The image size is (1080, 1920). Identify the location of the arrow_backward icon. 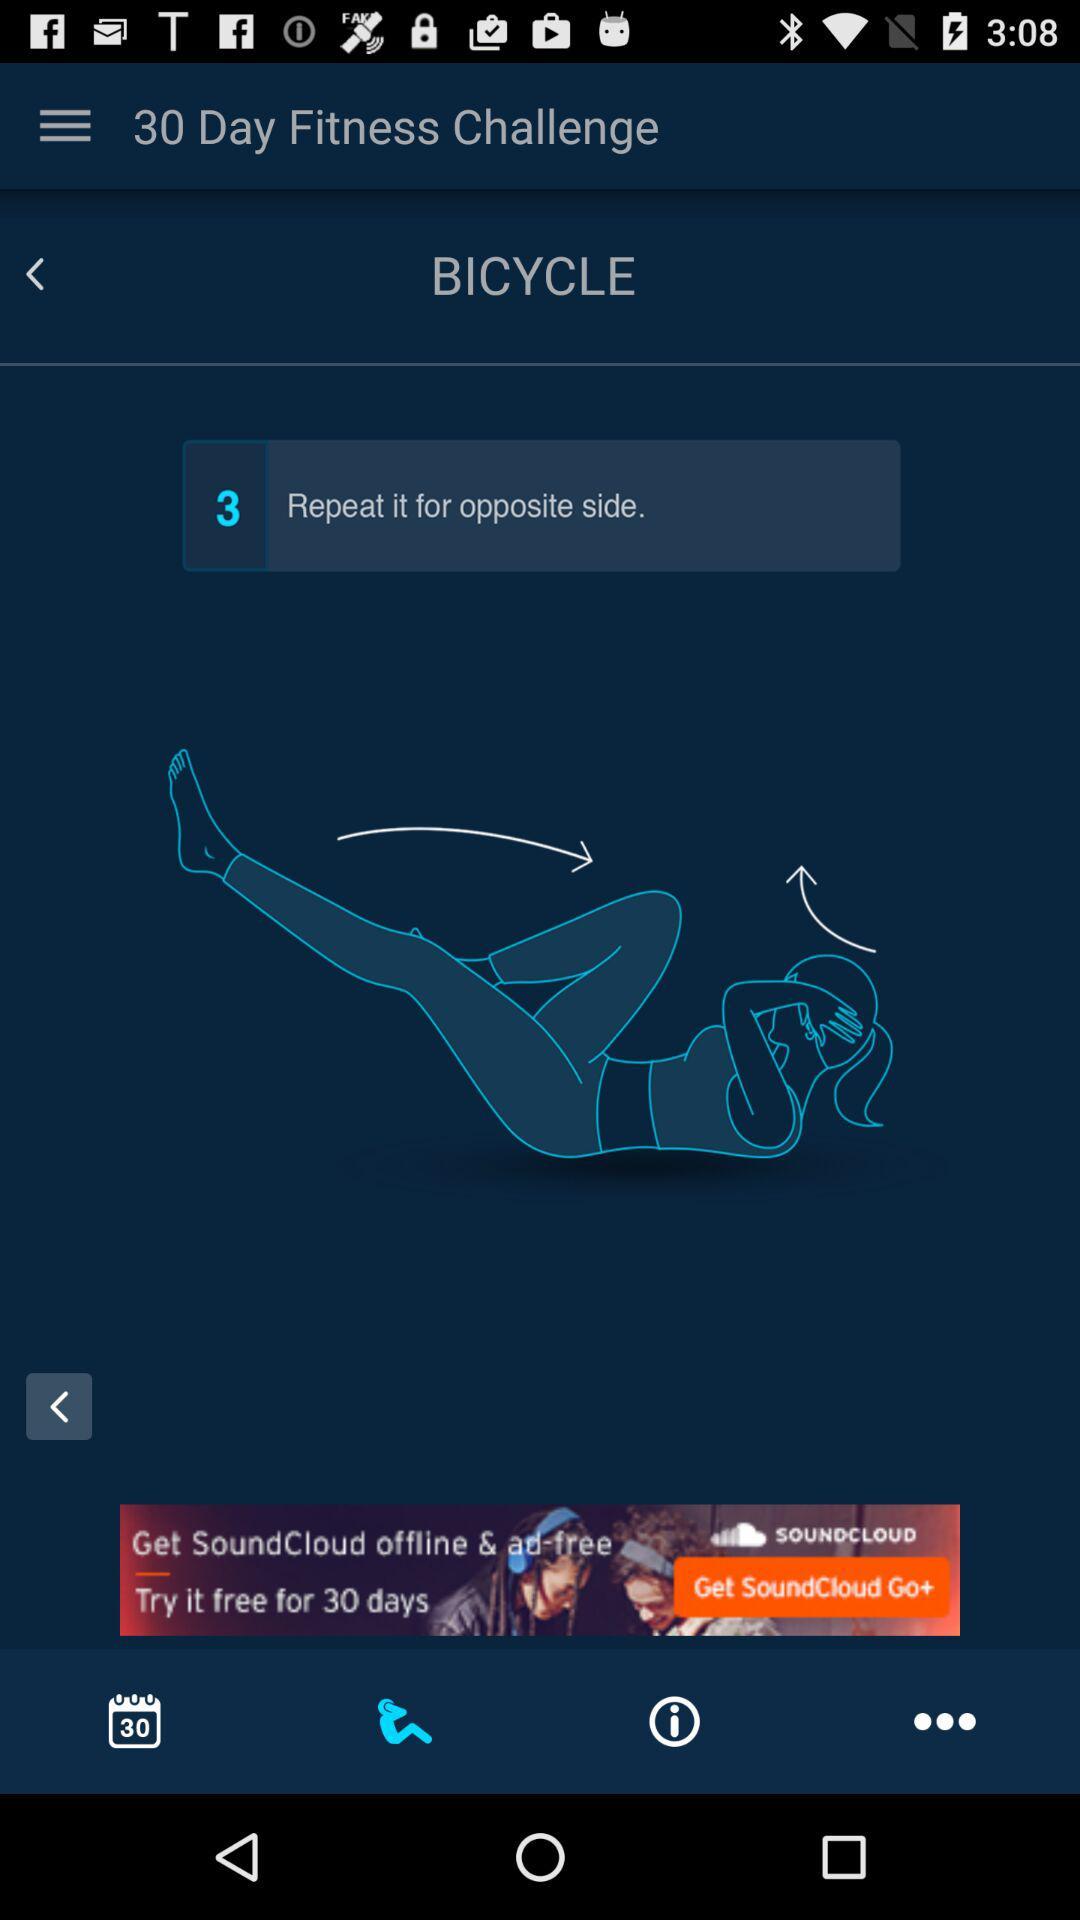
(51, 1524).